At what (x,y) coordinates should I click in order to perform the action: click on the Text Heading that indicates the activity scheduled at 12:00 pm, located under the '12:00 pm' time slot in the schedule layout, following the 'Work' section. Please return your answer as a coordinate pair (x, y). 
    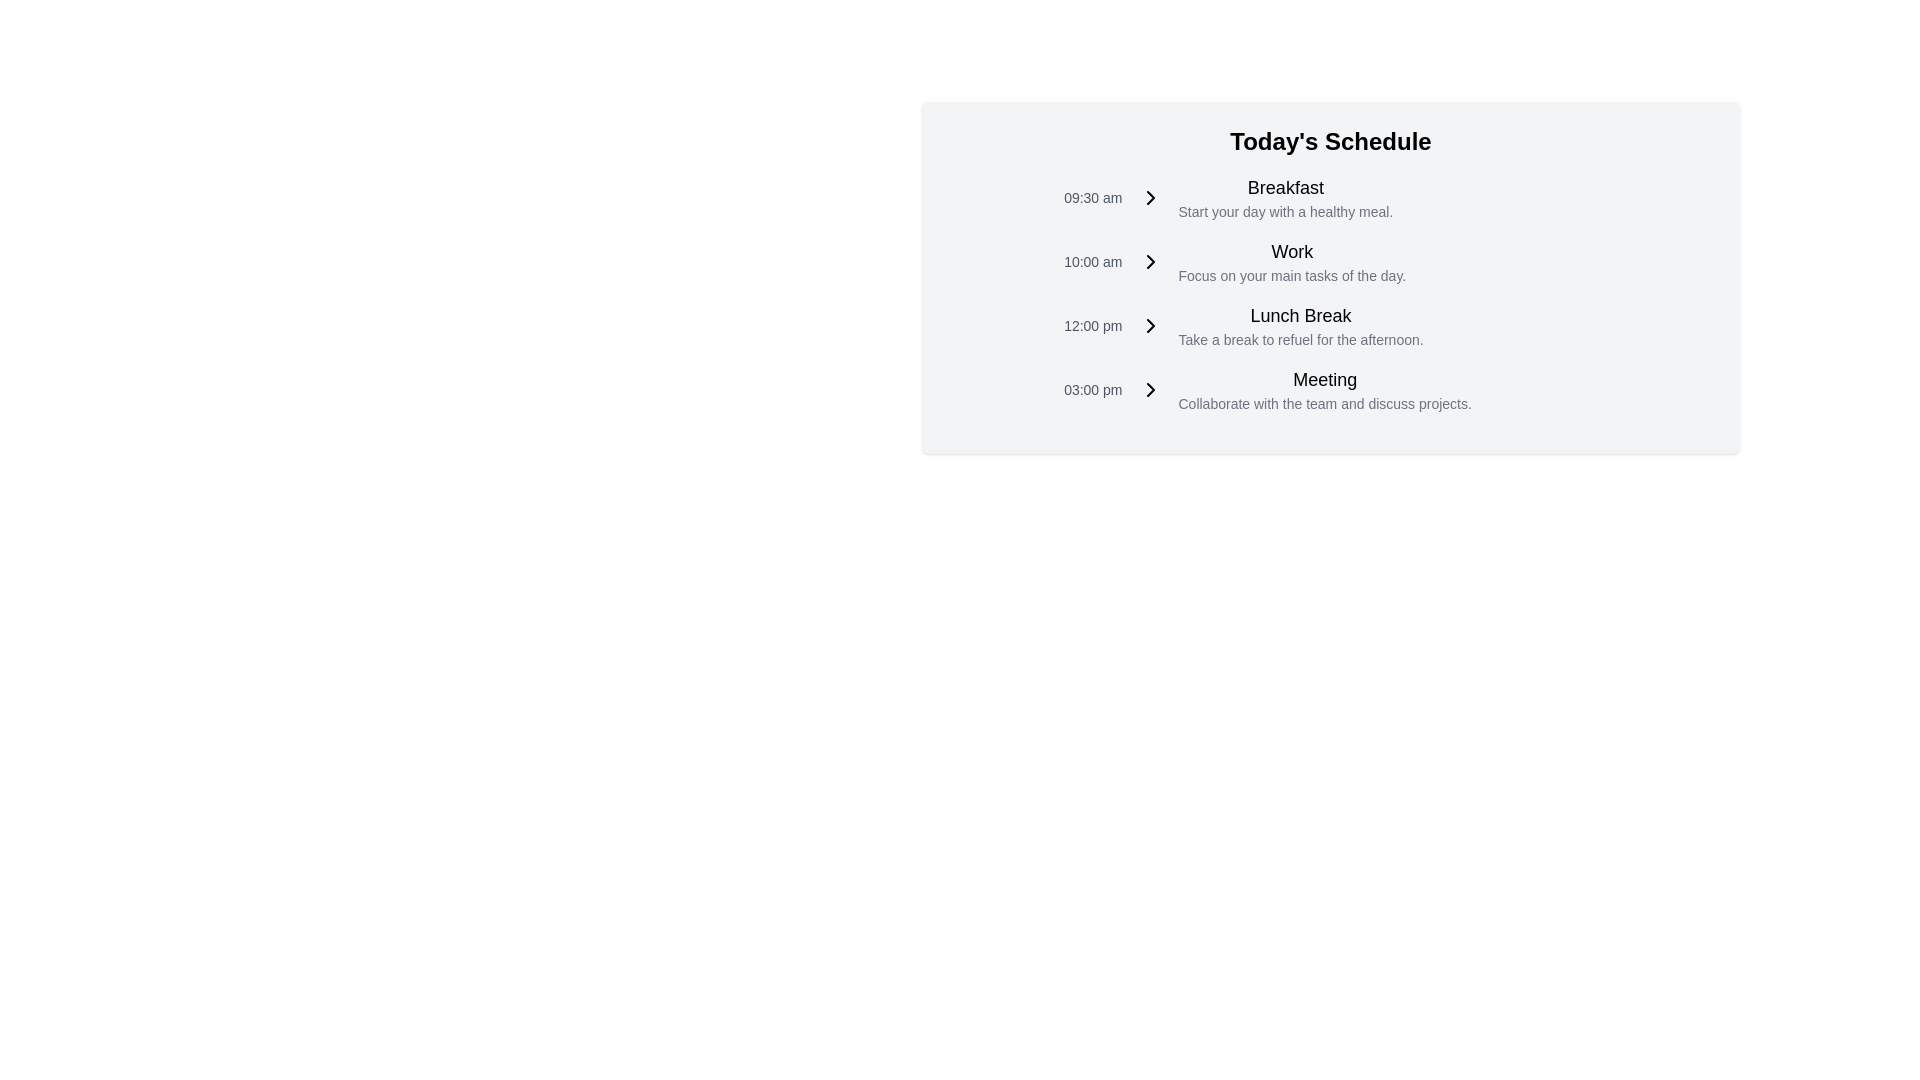
    Looking at the image, I should click on (1300, 315).